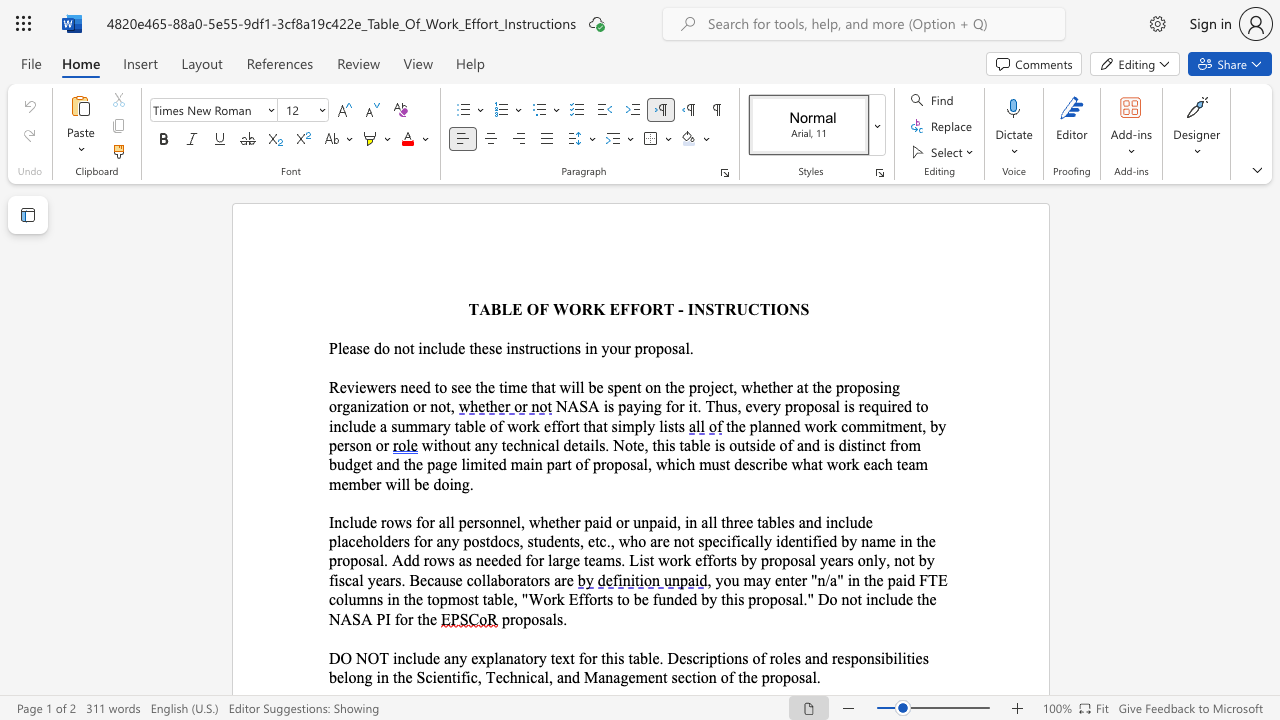 This screenshot has width=1280, height=720. What do you see at coordinates (564, 560) in the screenshot?
I see `the space between the continuous character "r" and "g" in the text` at bounding box center [564, 560].